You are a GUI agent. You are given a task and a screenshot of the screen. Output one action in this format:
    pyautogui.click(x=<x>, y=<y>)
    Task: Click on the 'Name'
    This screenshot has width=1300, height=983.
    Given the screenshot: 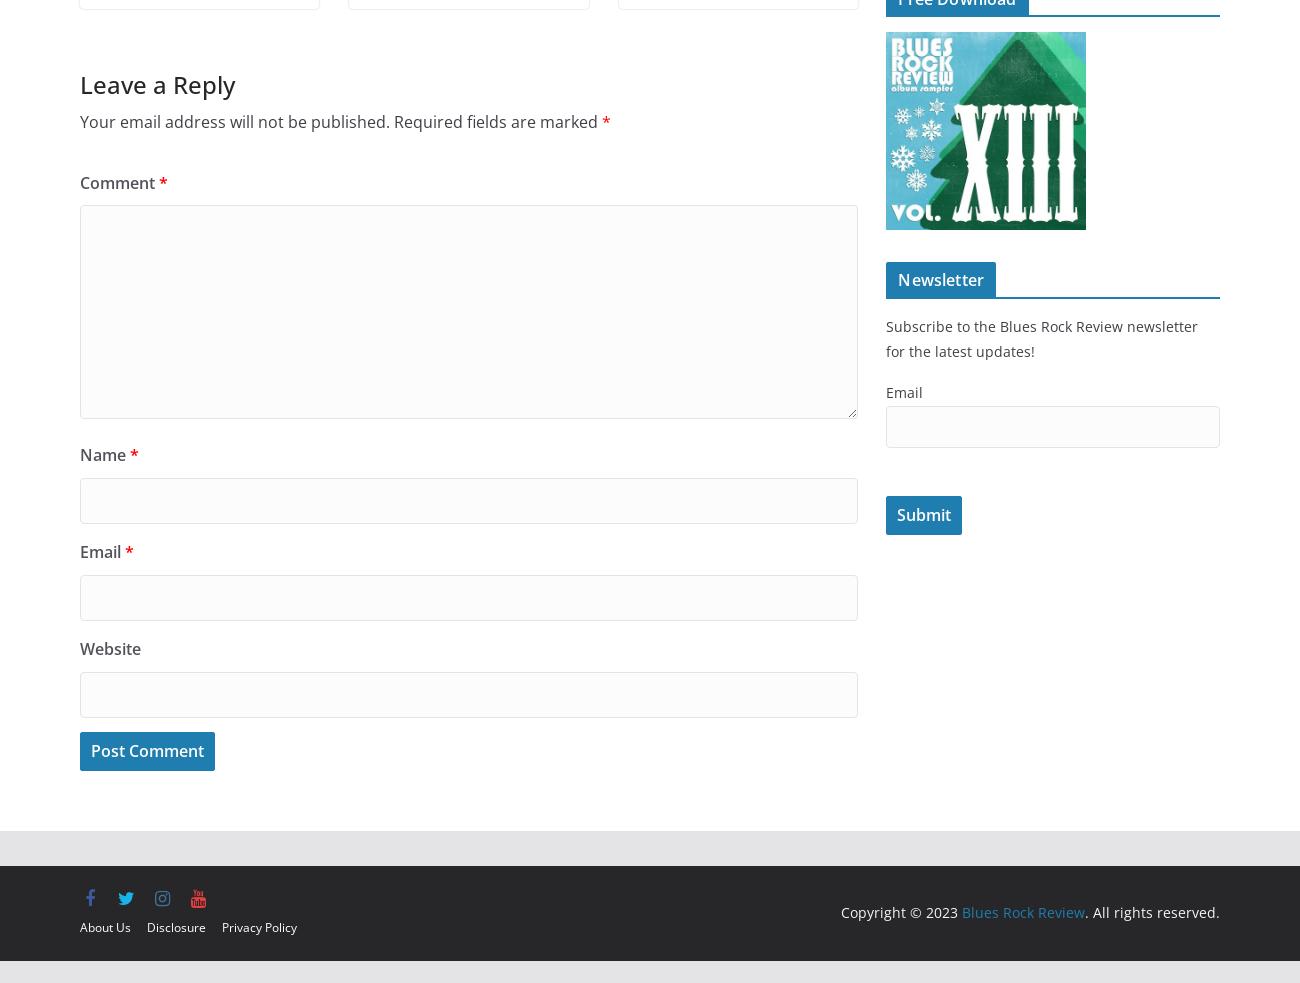 What is the action you would take?
    pyautogui.click(x=79, y=454)
    